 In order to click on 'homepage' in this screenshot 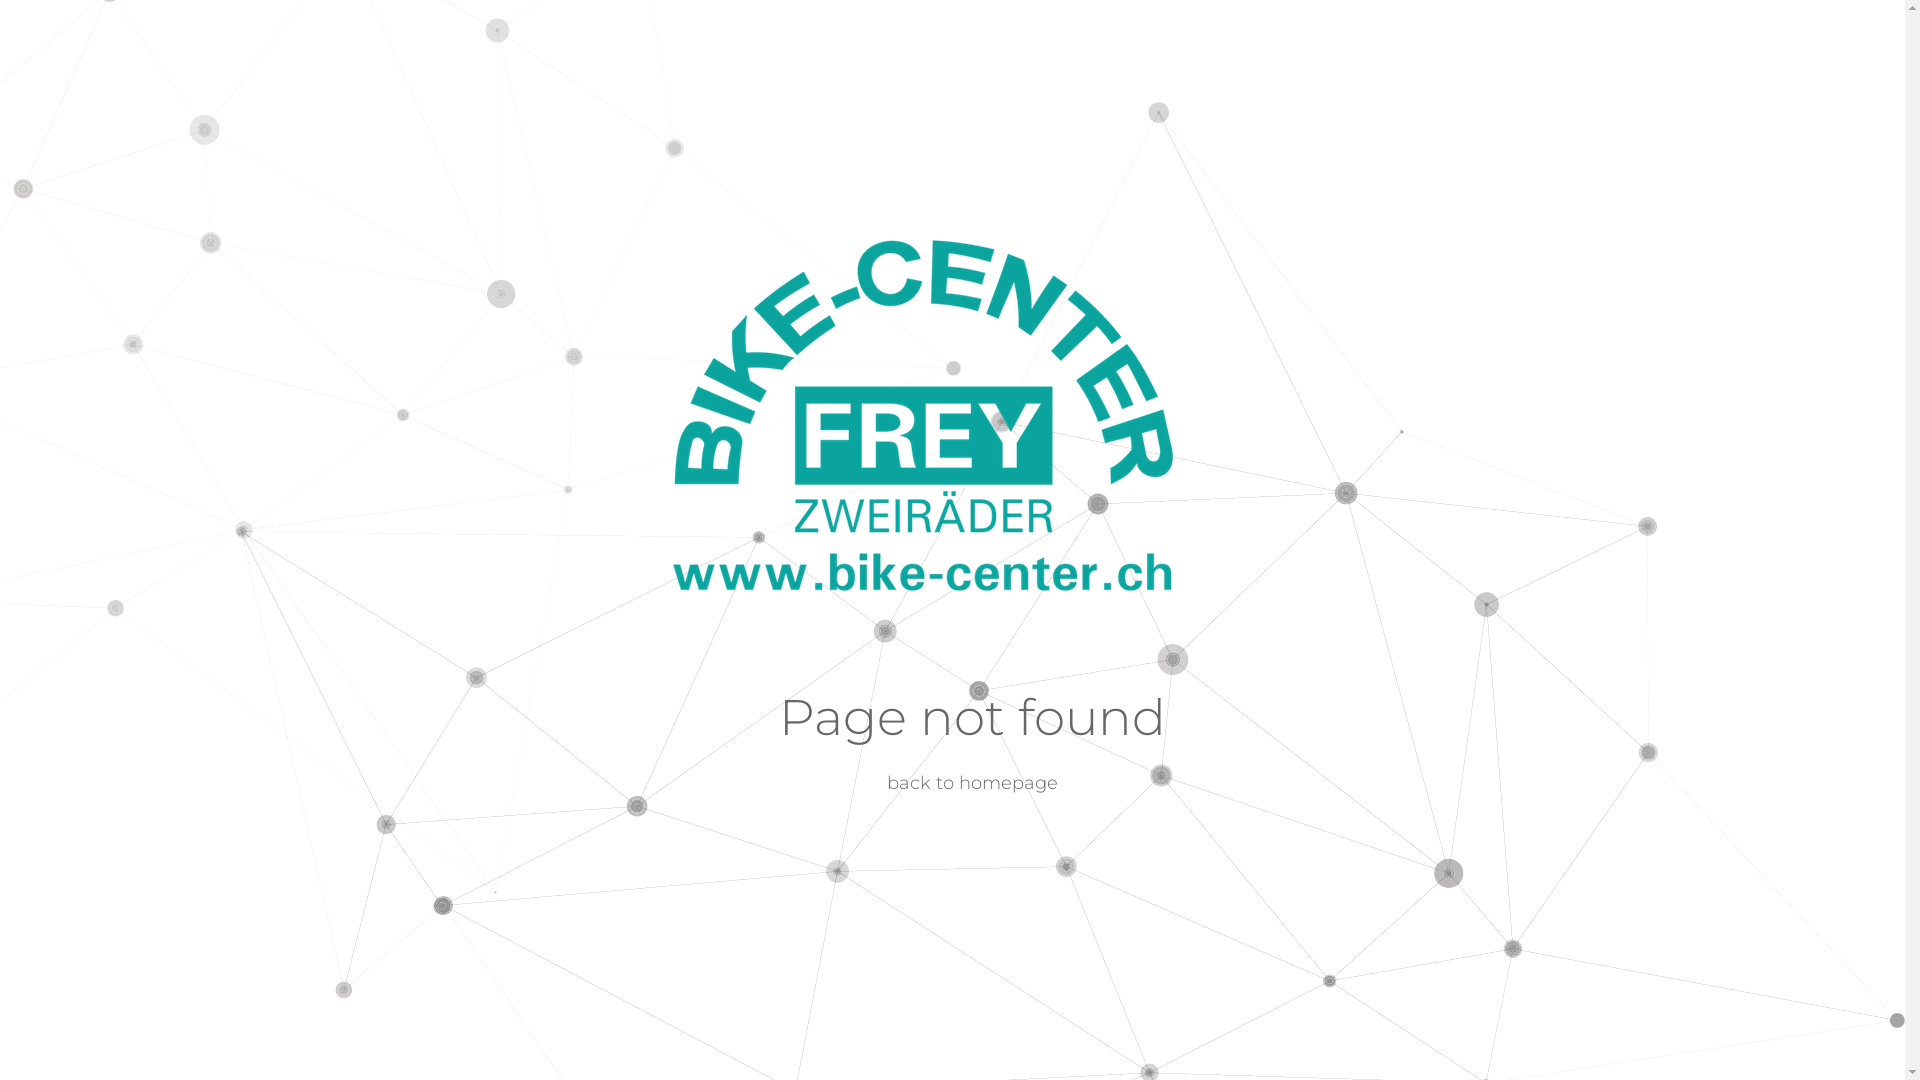, I will do `click(1008, 782)`.